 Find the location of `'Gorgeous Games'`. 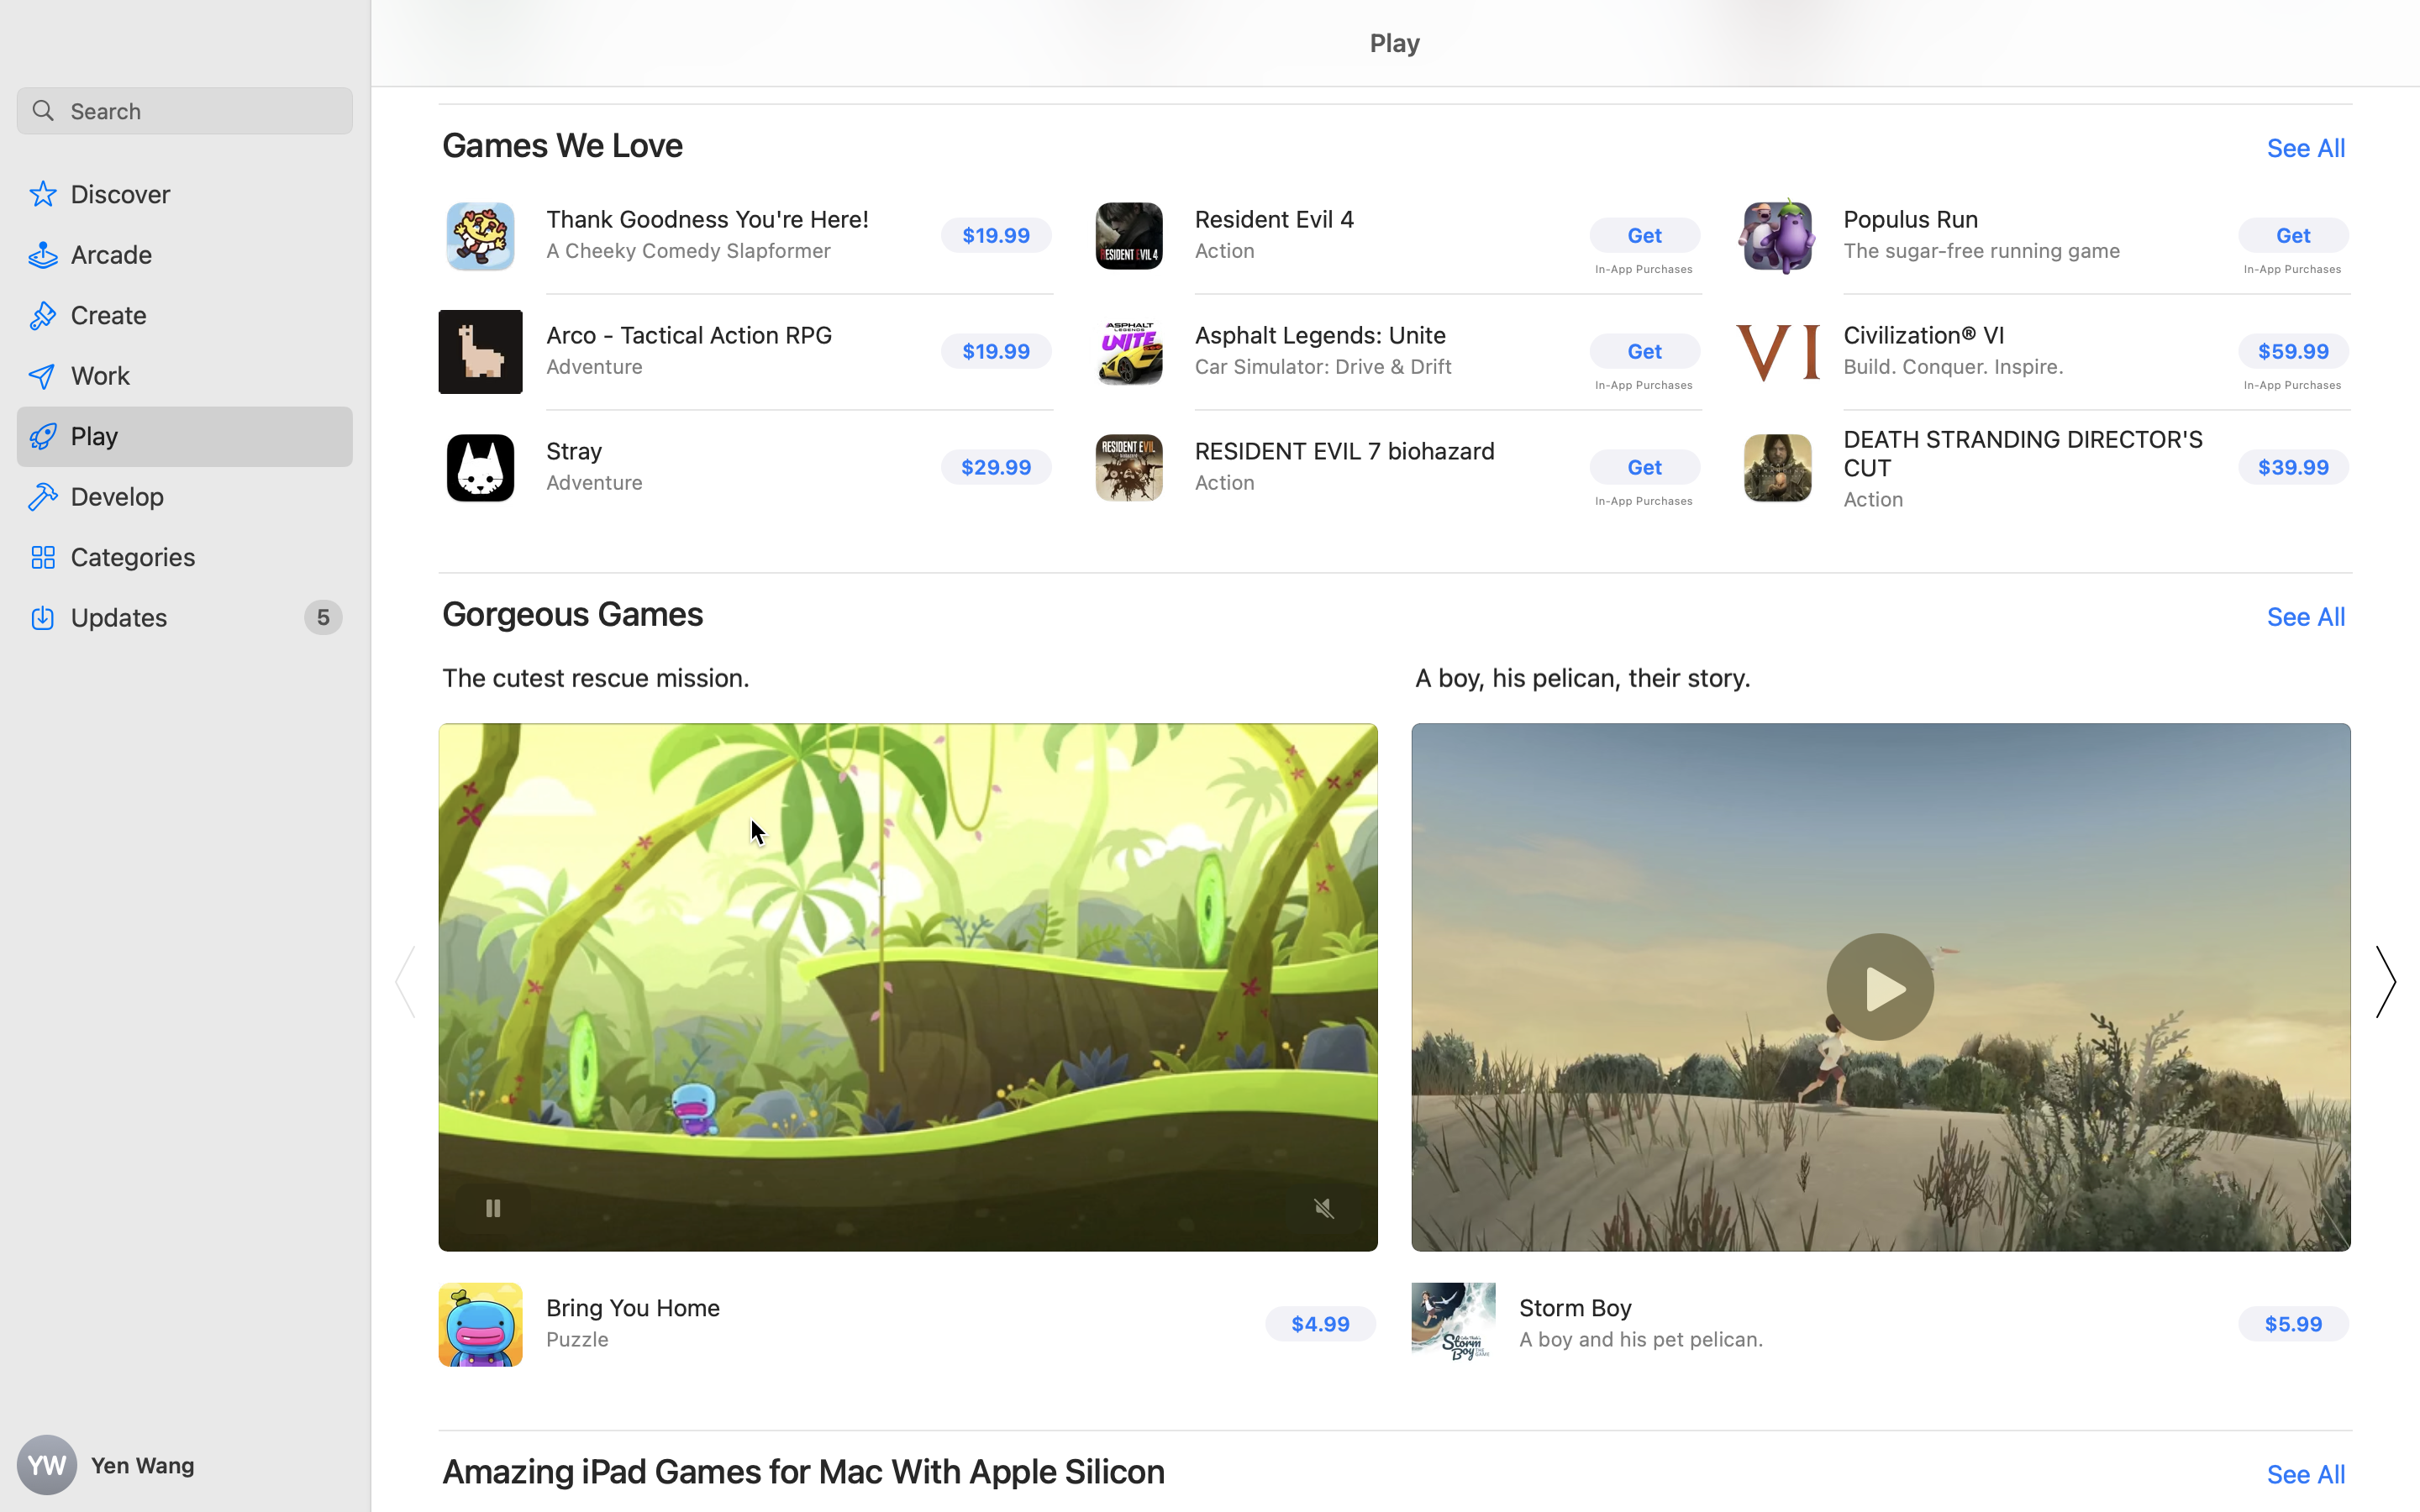

'Gorgeous Games' is located at coordinates (571, 612).